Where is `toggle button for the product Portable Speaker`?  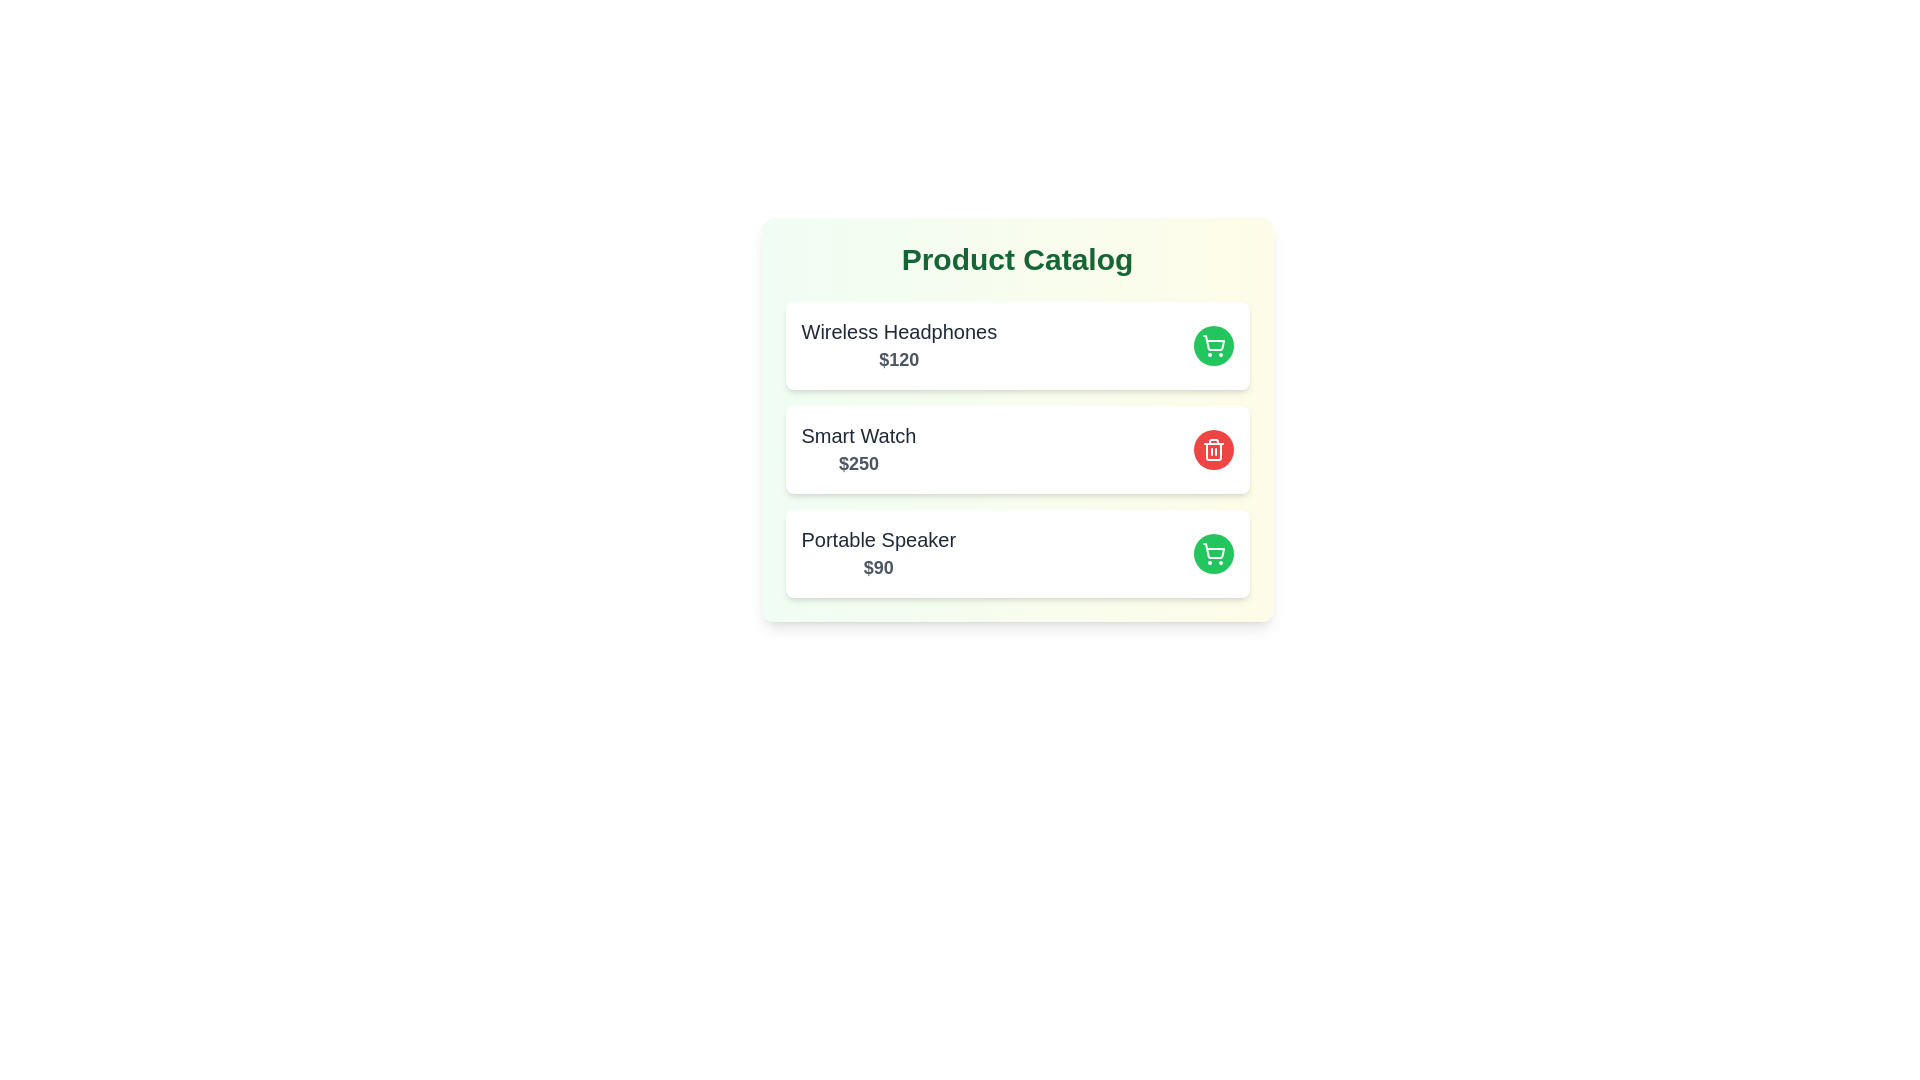
toggle button for the product Portable Speaker is located at coordinates (1212, 554).